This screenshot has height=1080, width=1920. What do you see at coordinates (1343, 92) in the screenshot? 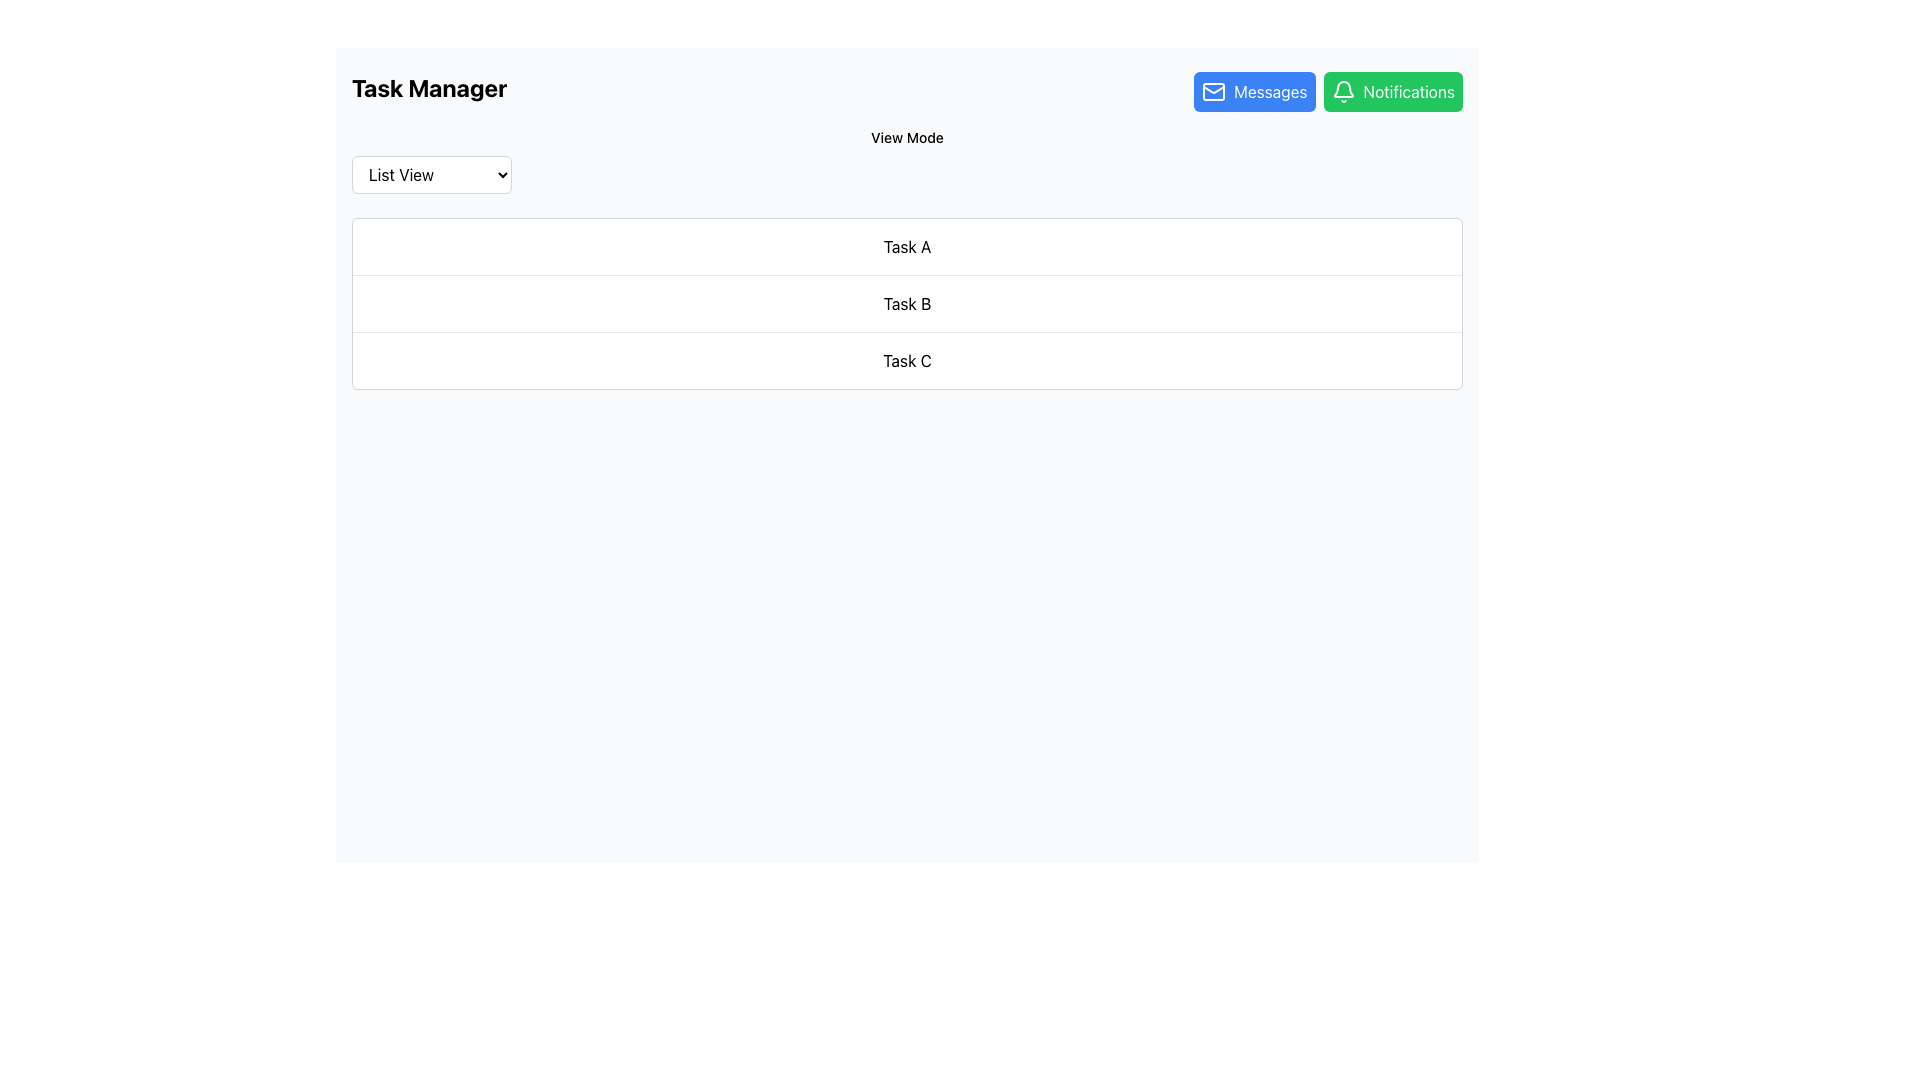
I see `the notifications icon located on the rightmost side of the header section within the green 'Notifications' button` at bounding box center [1343, 92].